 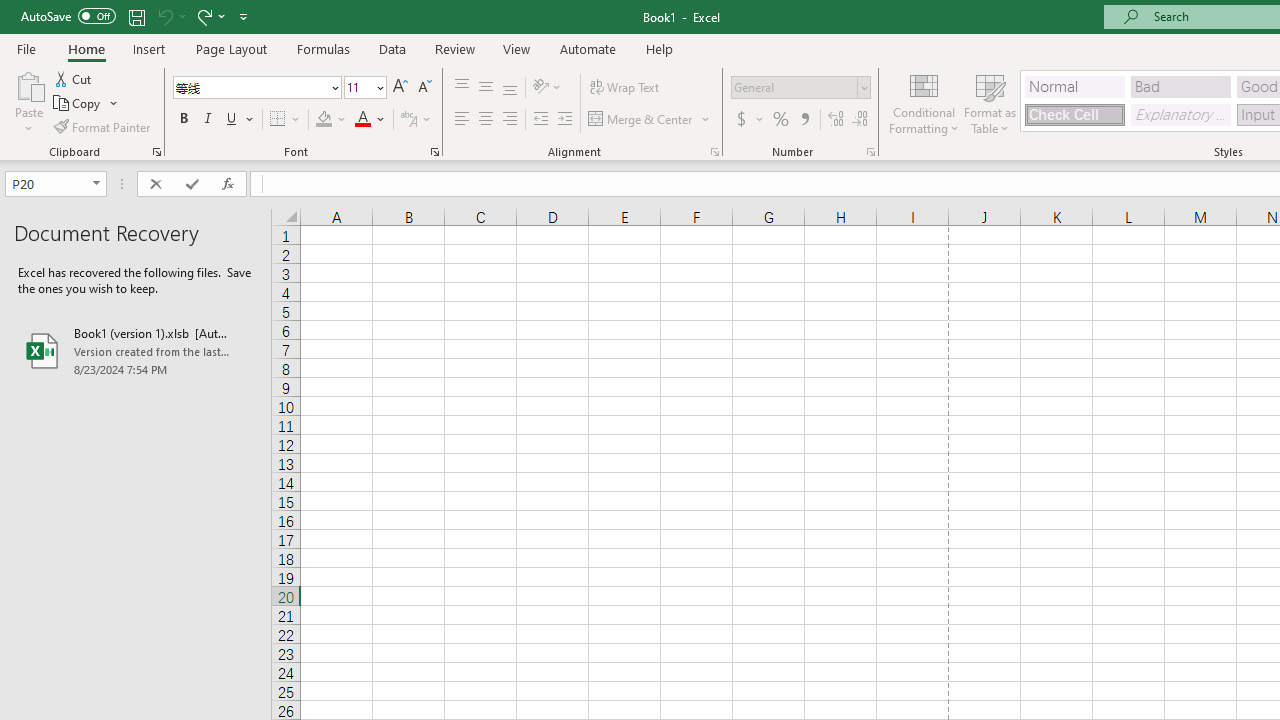 I want to click on 'Decrease Indent', so click(x=540, y=119).